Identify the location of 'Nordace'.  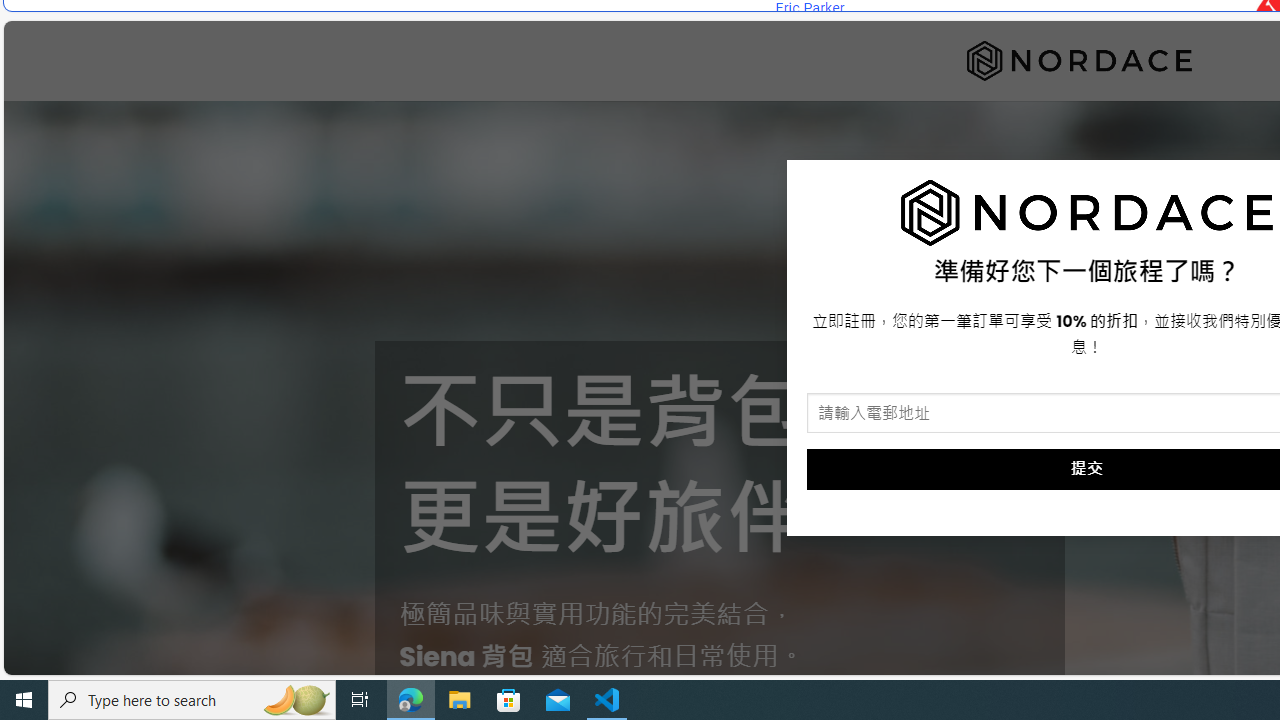
(1078, 59).